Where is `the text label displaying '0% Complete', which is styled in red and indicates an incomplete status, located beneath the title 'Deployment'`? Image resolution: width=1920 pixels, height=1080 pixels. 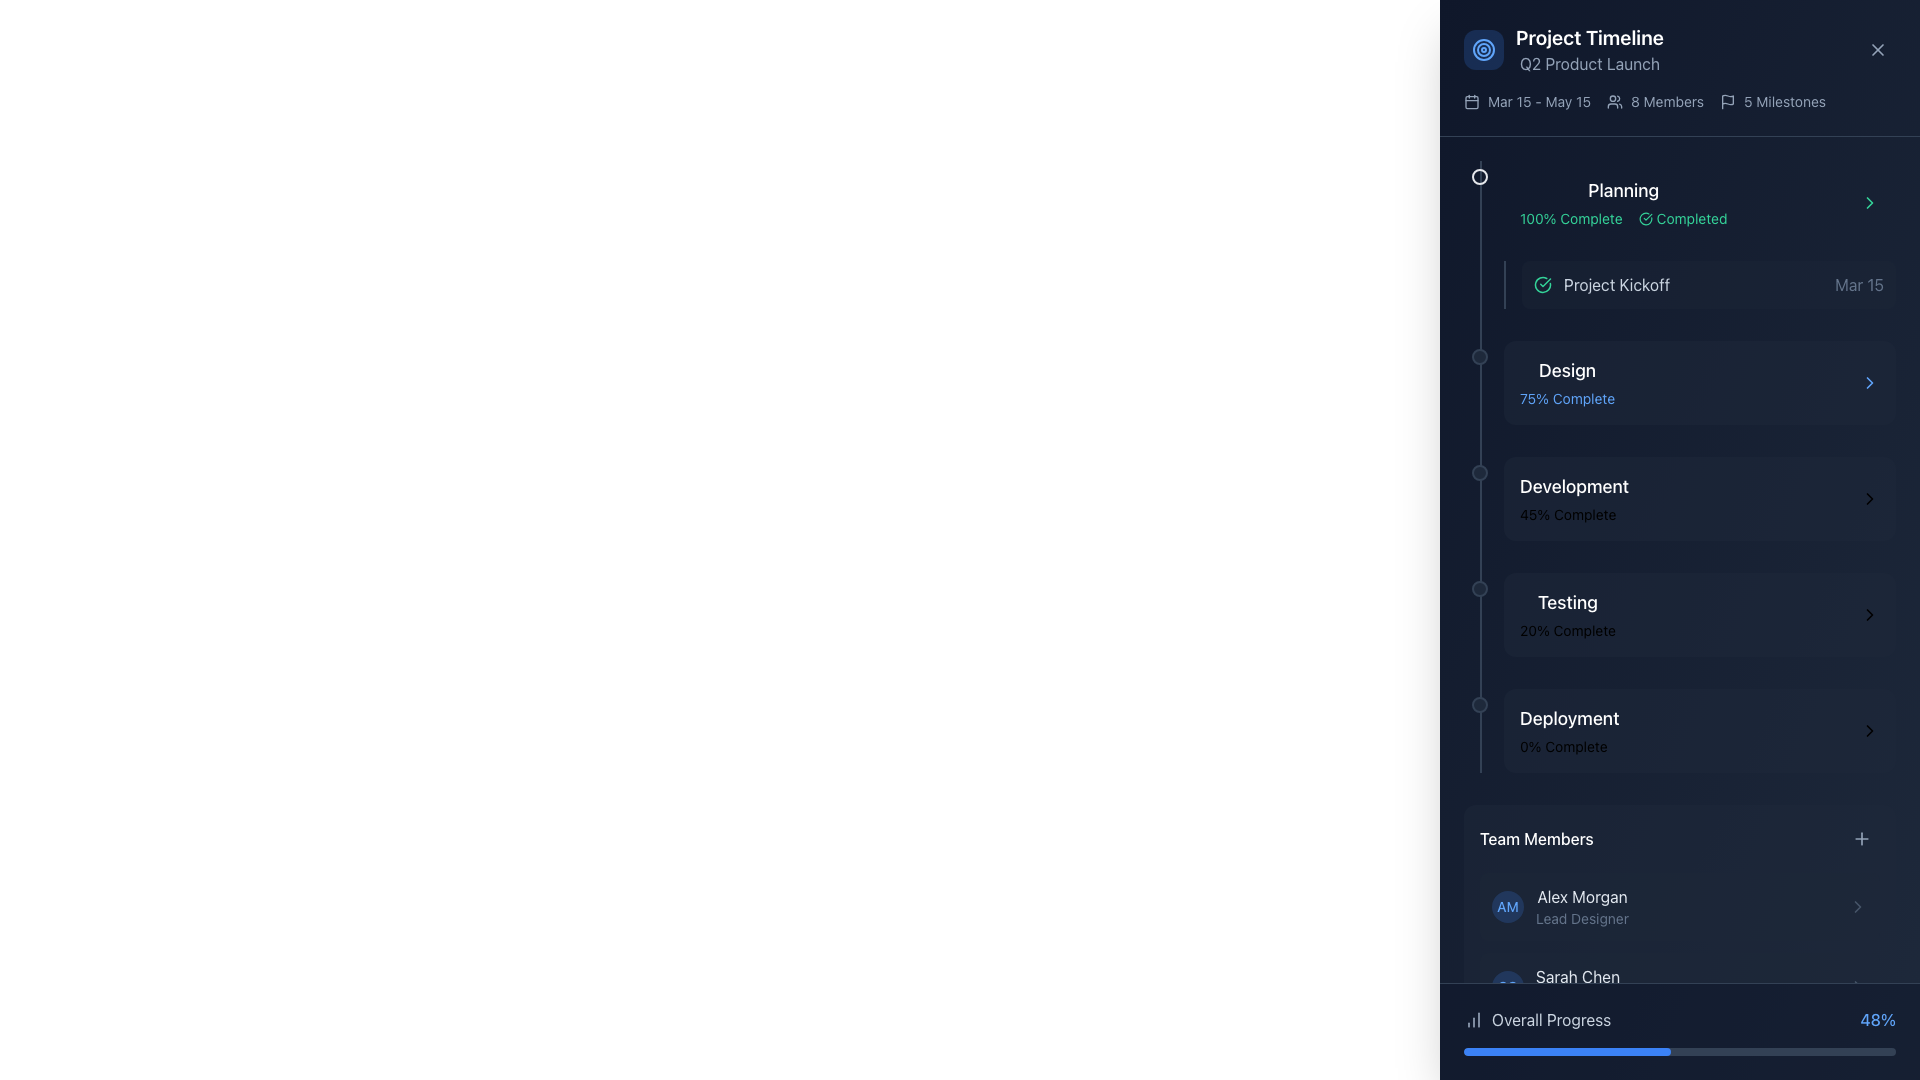
the text label displaying '0% Complete', which is styled in red and indicates an incomplete status, located beneath the title 'Deployment' is located at coordinates (1568, 747).